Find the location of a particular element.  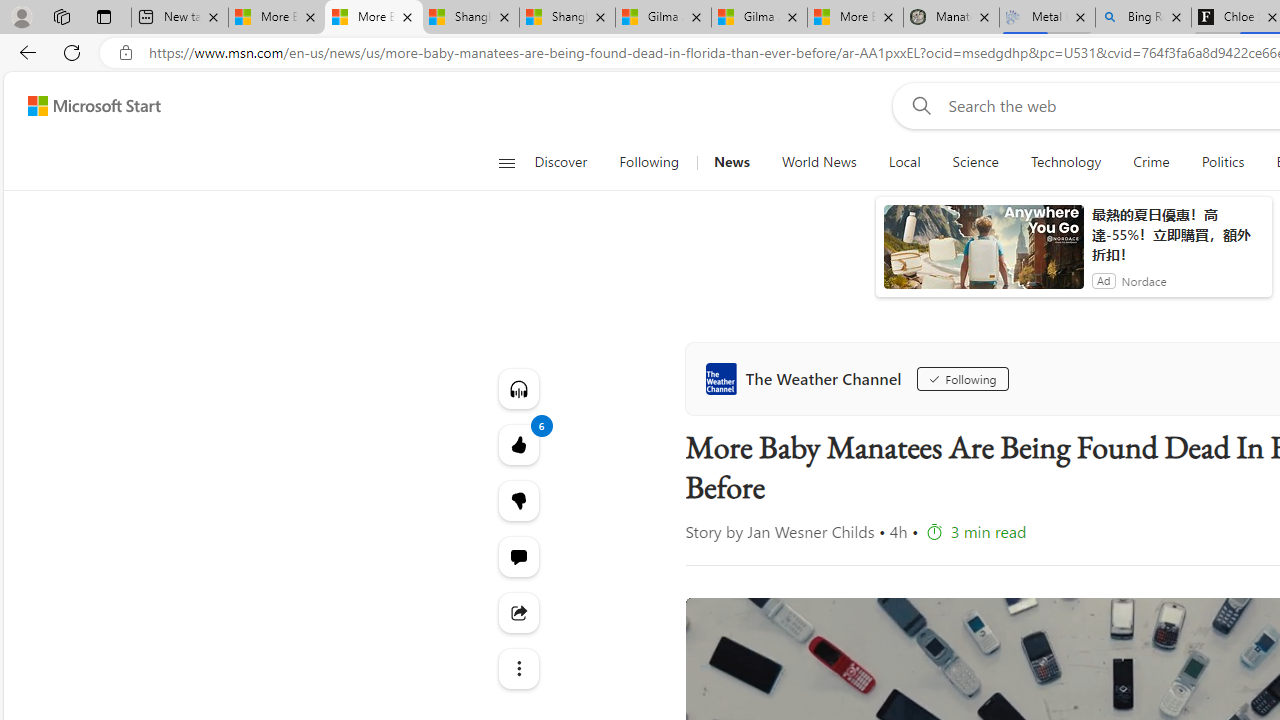

'Crime' is located at coordinates (1152, 162).